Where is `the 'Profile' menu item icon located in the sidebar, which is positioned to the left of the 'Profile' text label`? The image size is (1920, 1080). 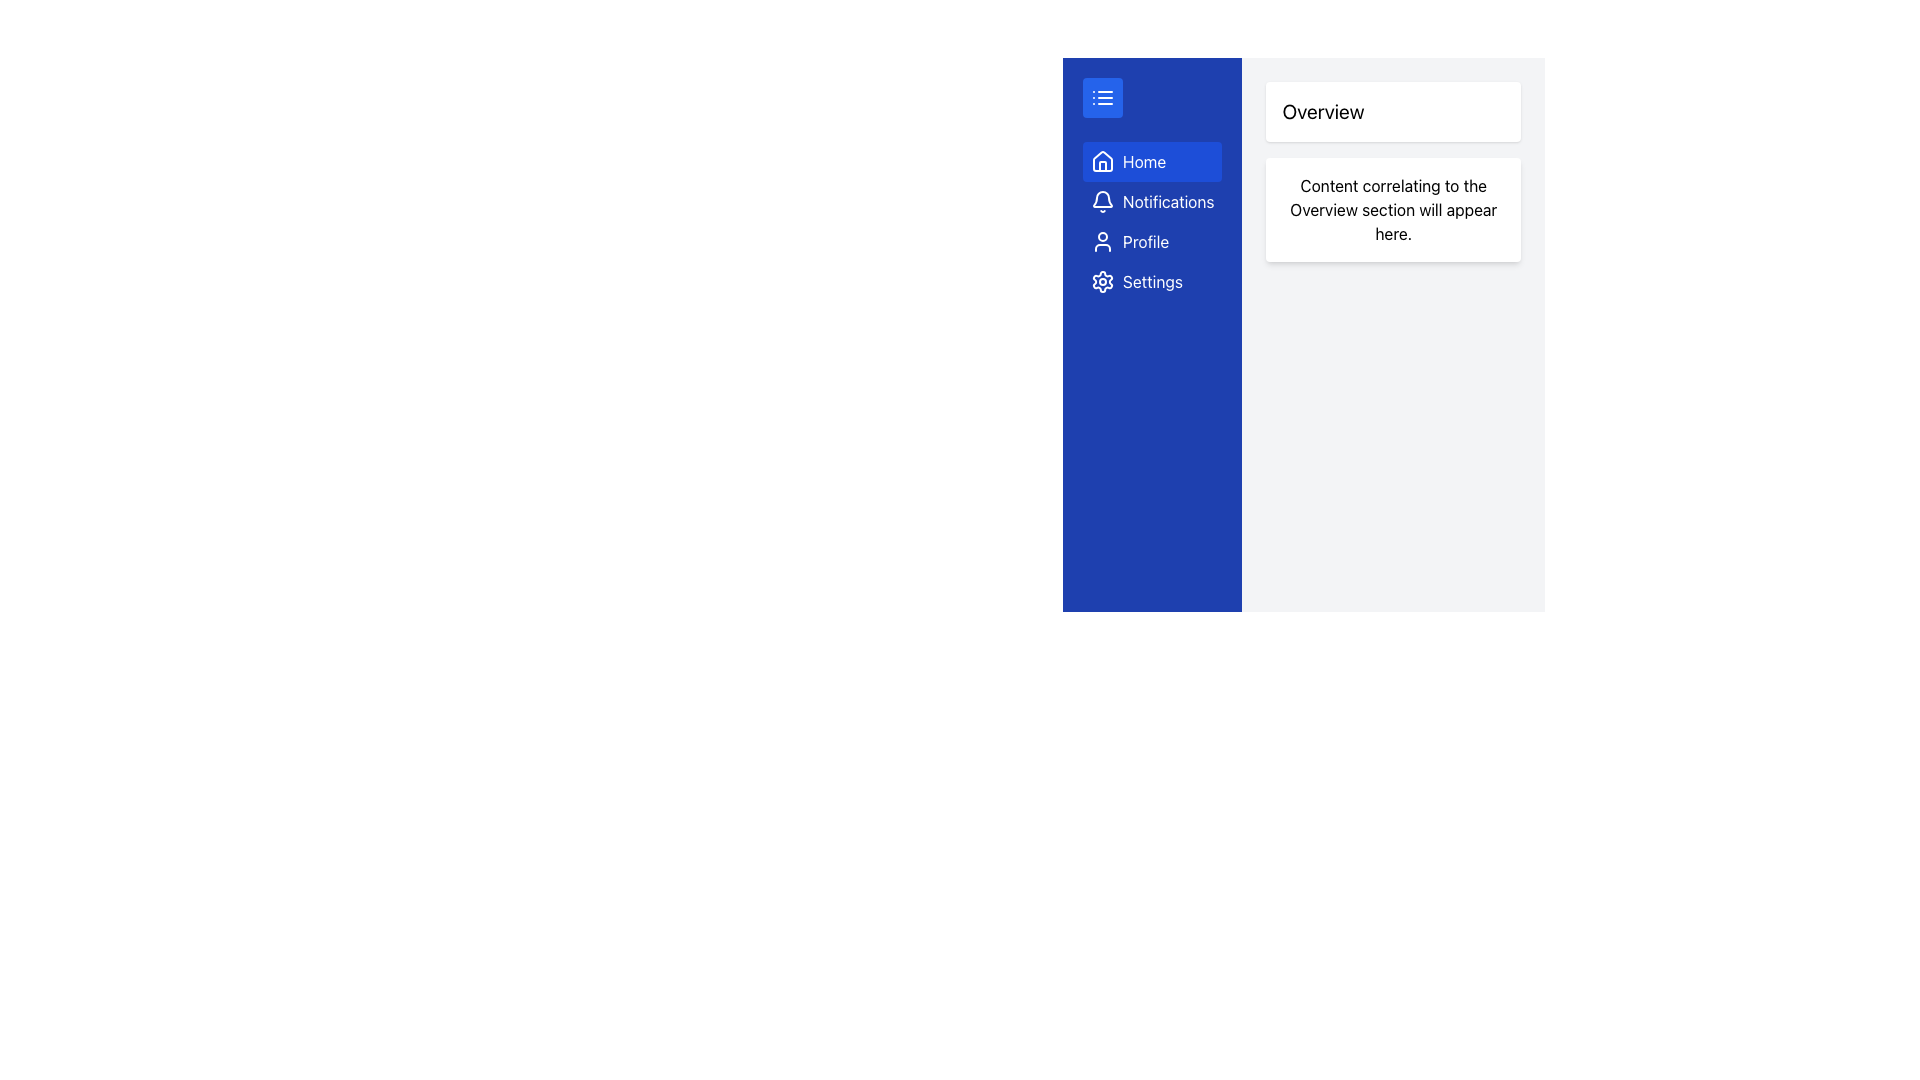
the 'Profile' menu item icon located in the sidebar, which is positioned to the left of the 'Profile' text label is located at coordinates (1102, 241).